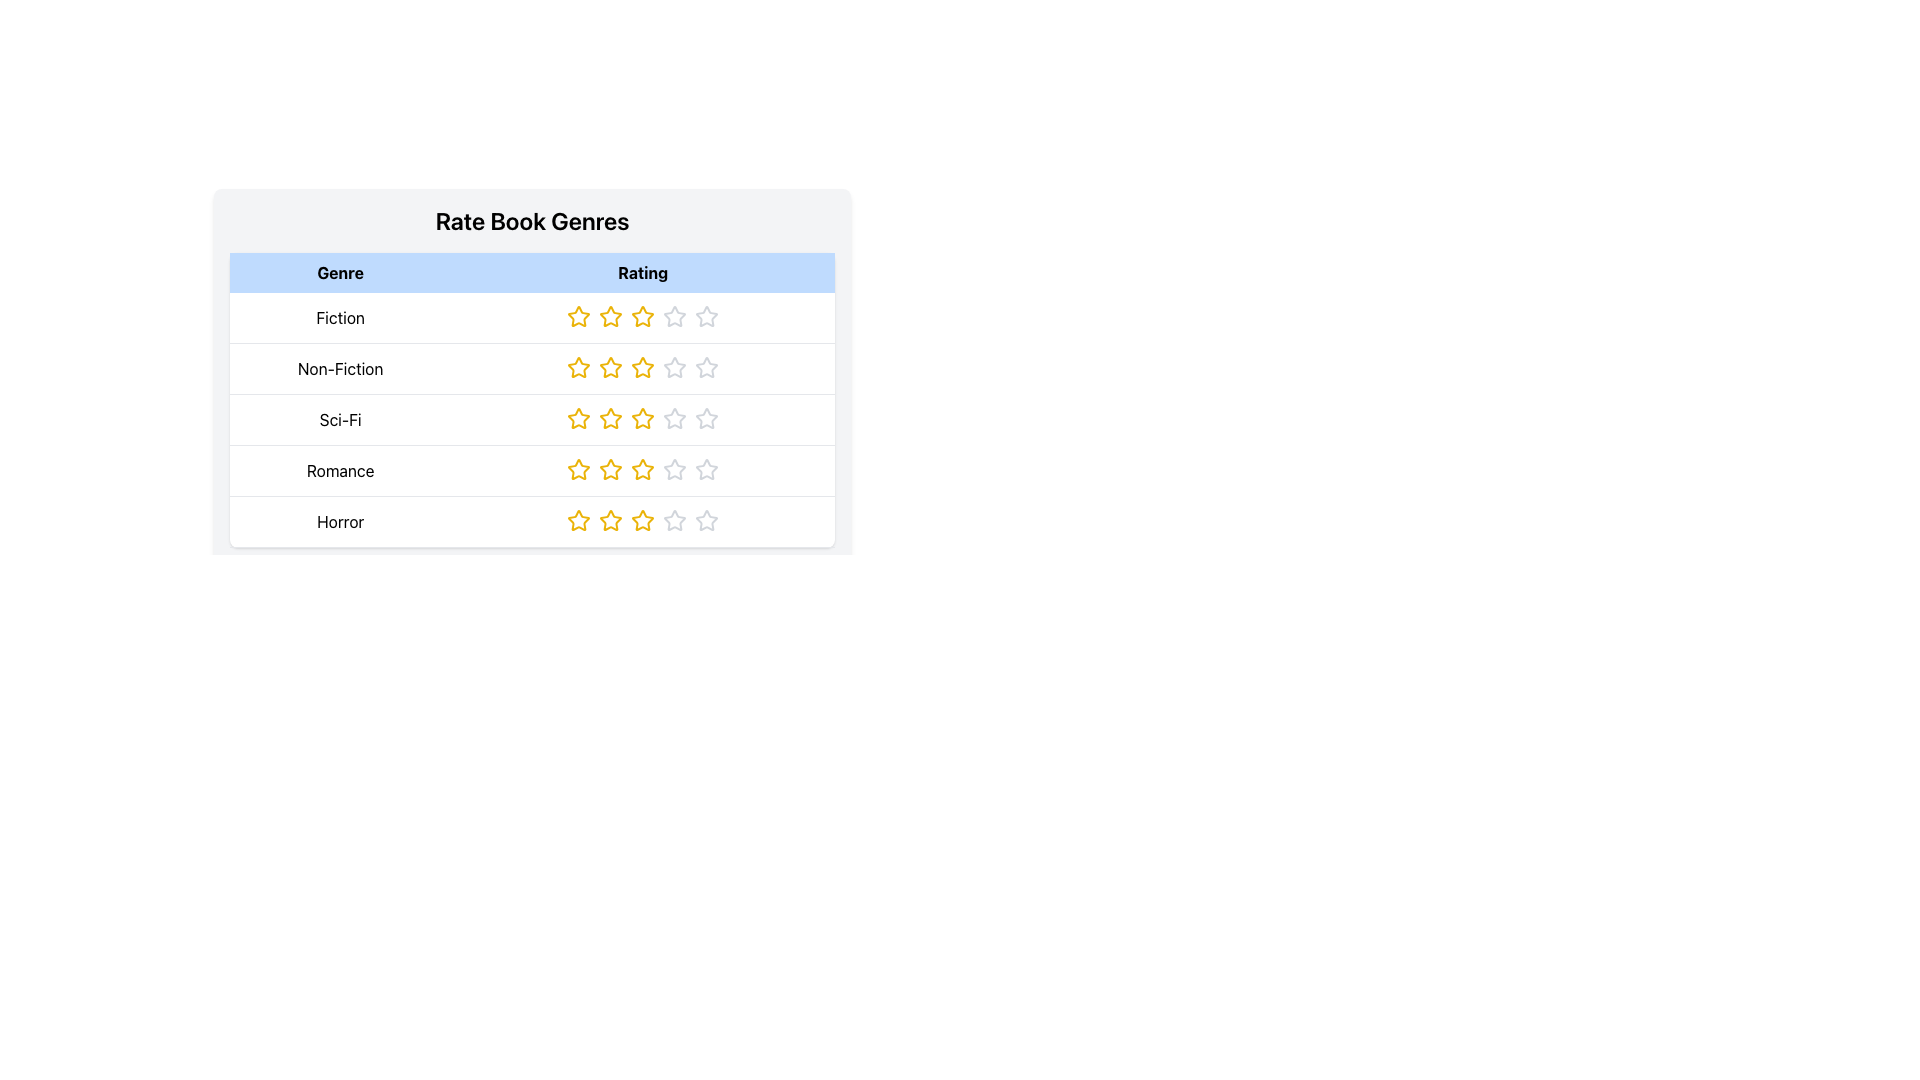  I want to click on the third star icon in the rating column for the 'Sci-Fi' genre, so click(610, 418).